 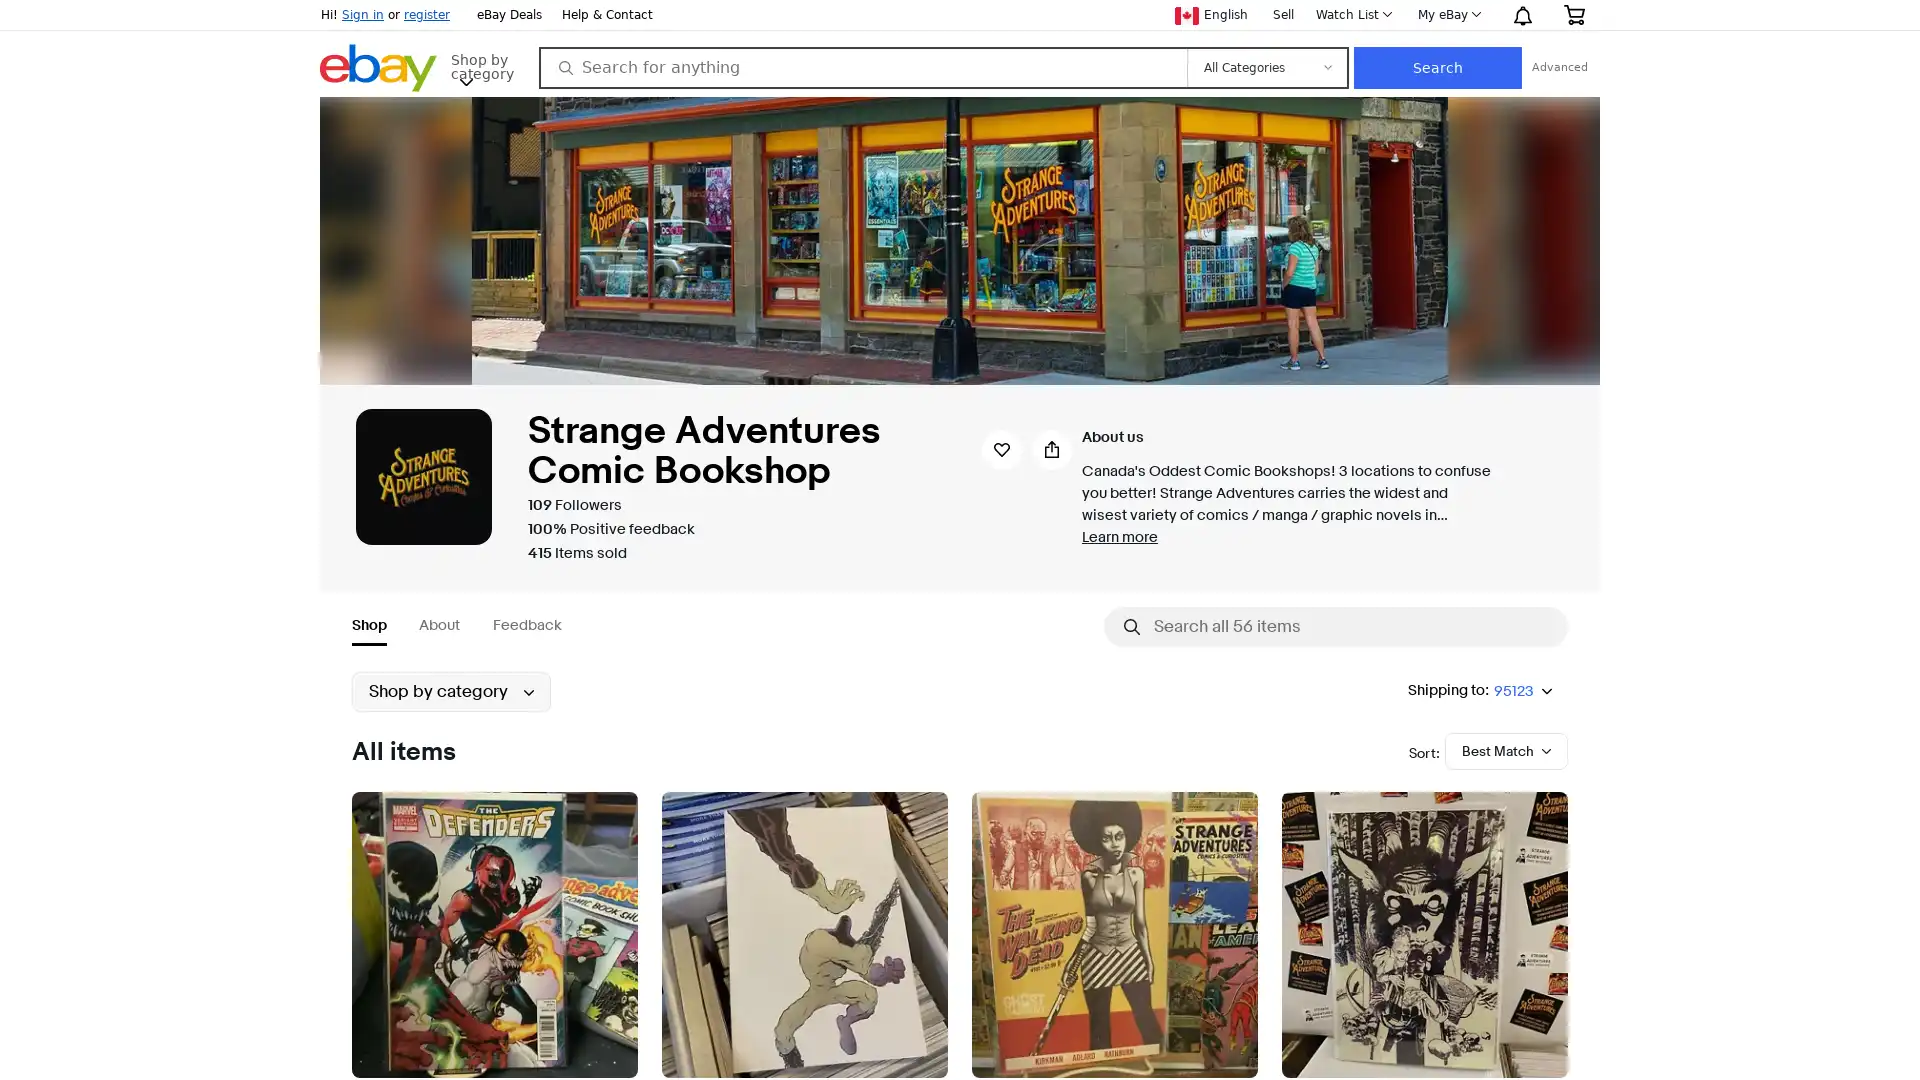 What do you see at coordinates (486, 64) in the screenshot?
I see `Shop by category` at bounding box center [486, 64].